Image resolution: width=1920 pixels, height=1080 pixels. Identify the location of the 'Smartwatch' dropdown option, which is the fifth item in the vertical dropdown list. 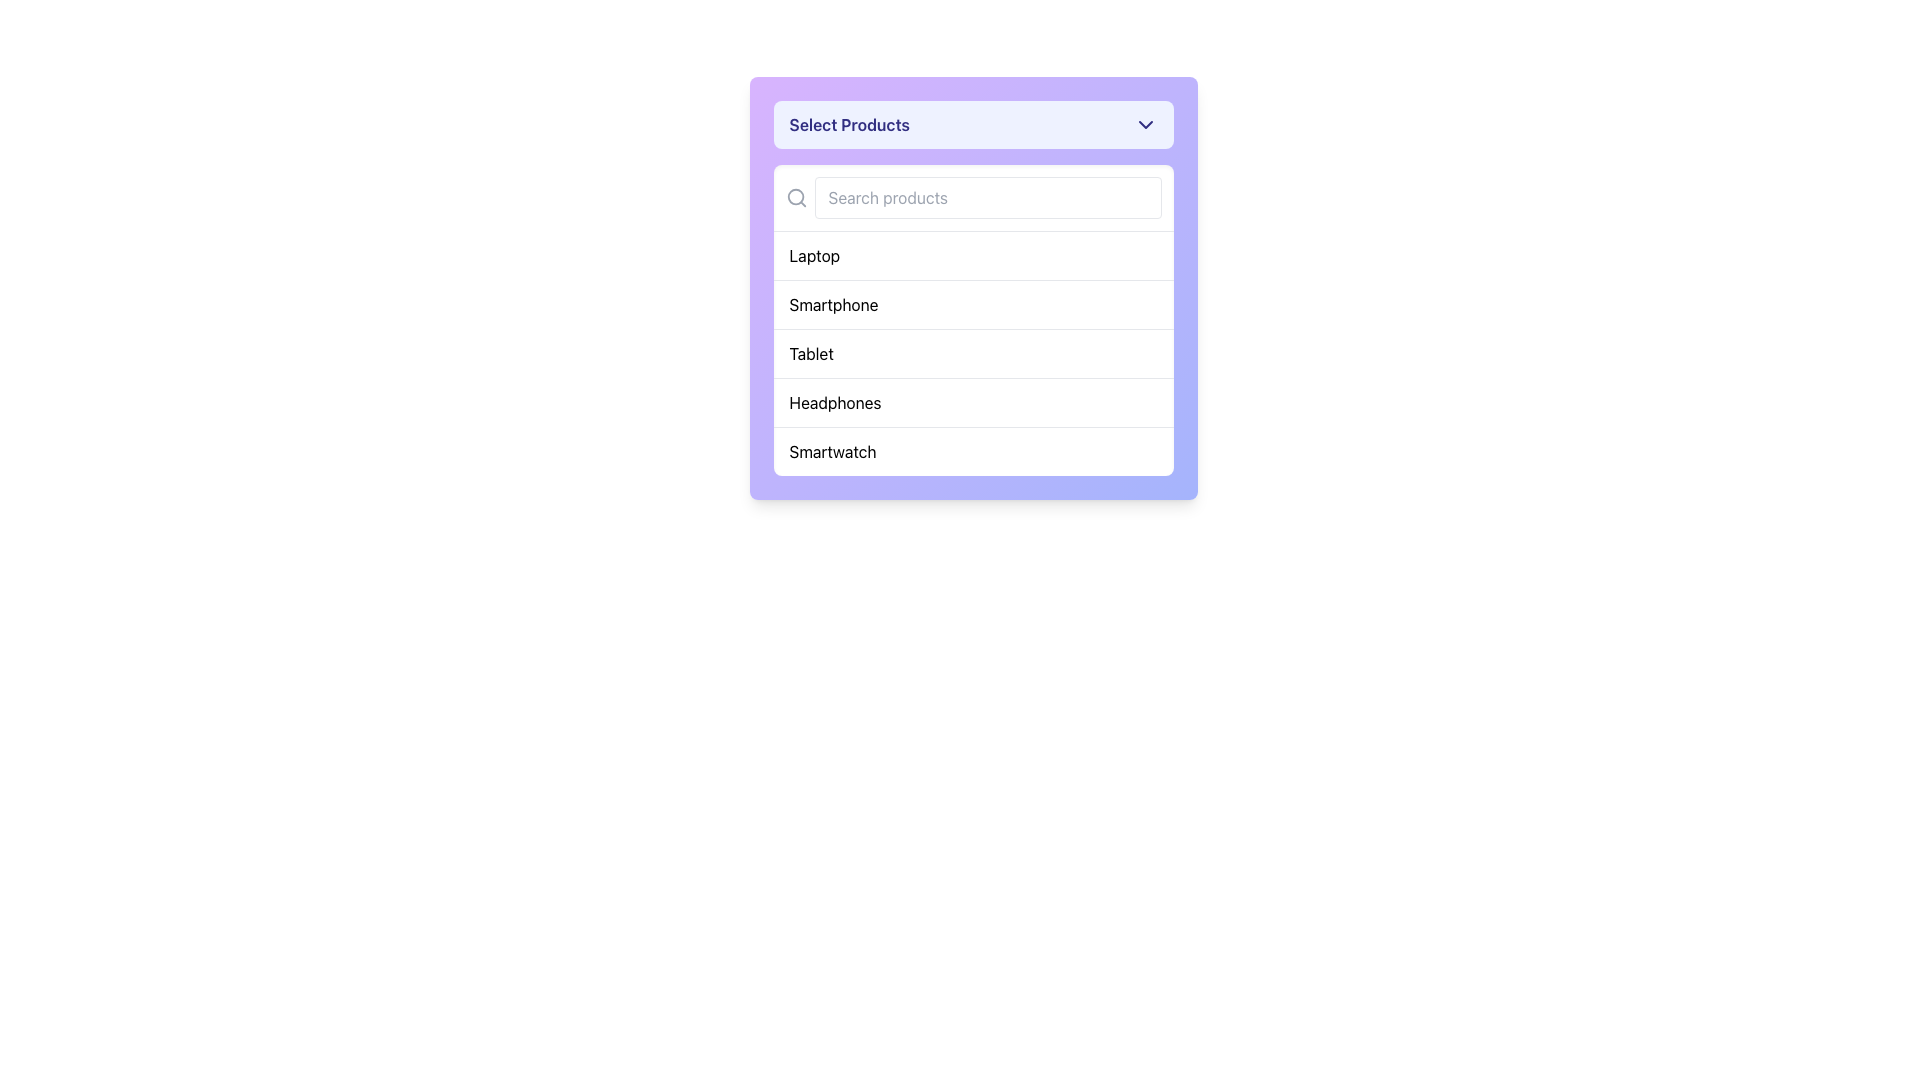
(973, 451).